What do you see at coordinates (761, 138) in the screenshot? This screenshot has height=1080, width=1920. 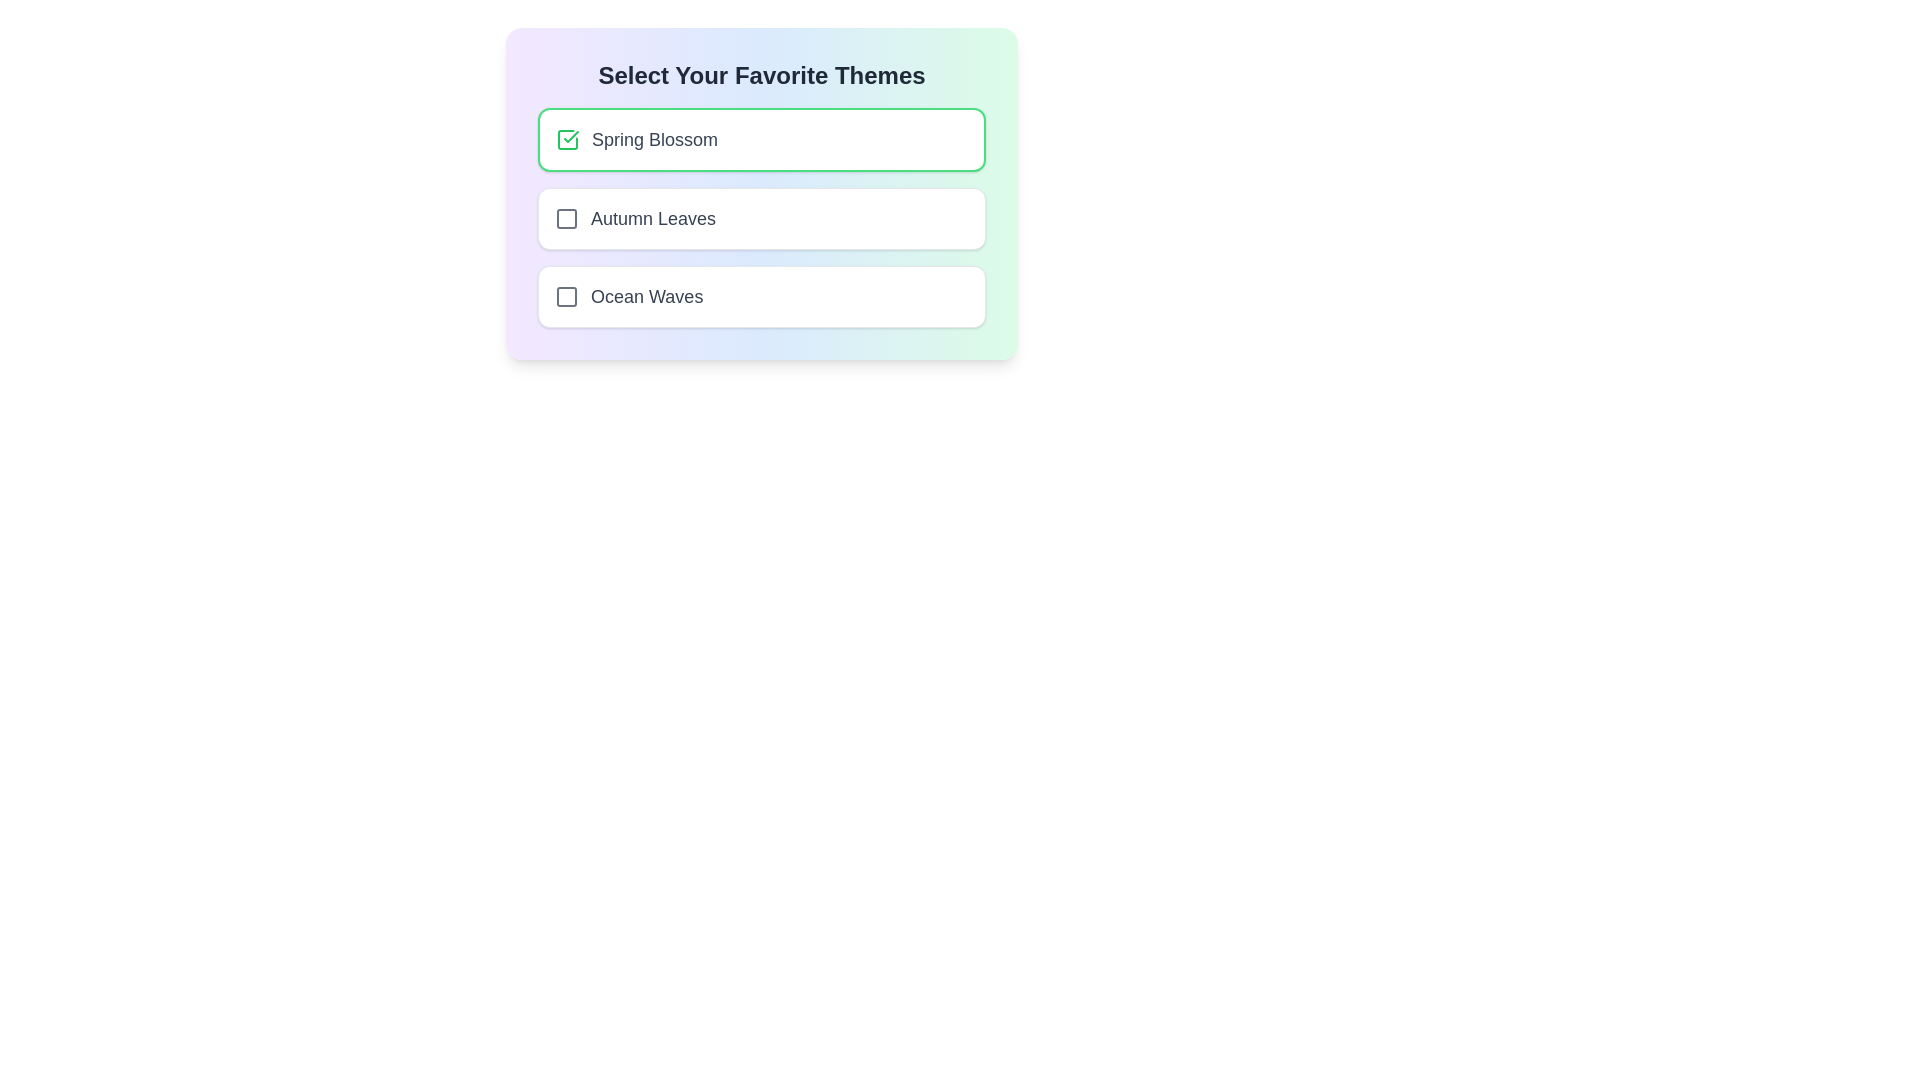 I see `the list item corresponding to Spring Blossom to observe its hover effect` at bounding box center [761, 138].